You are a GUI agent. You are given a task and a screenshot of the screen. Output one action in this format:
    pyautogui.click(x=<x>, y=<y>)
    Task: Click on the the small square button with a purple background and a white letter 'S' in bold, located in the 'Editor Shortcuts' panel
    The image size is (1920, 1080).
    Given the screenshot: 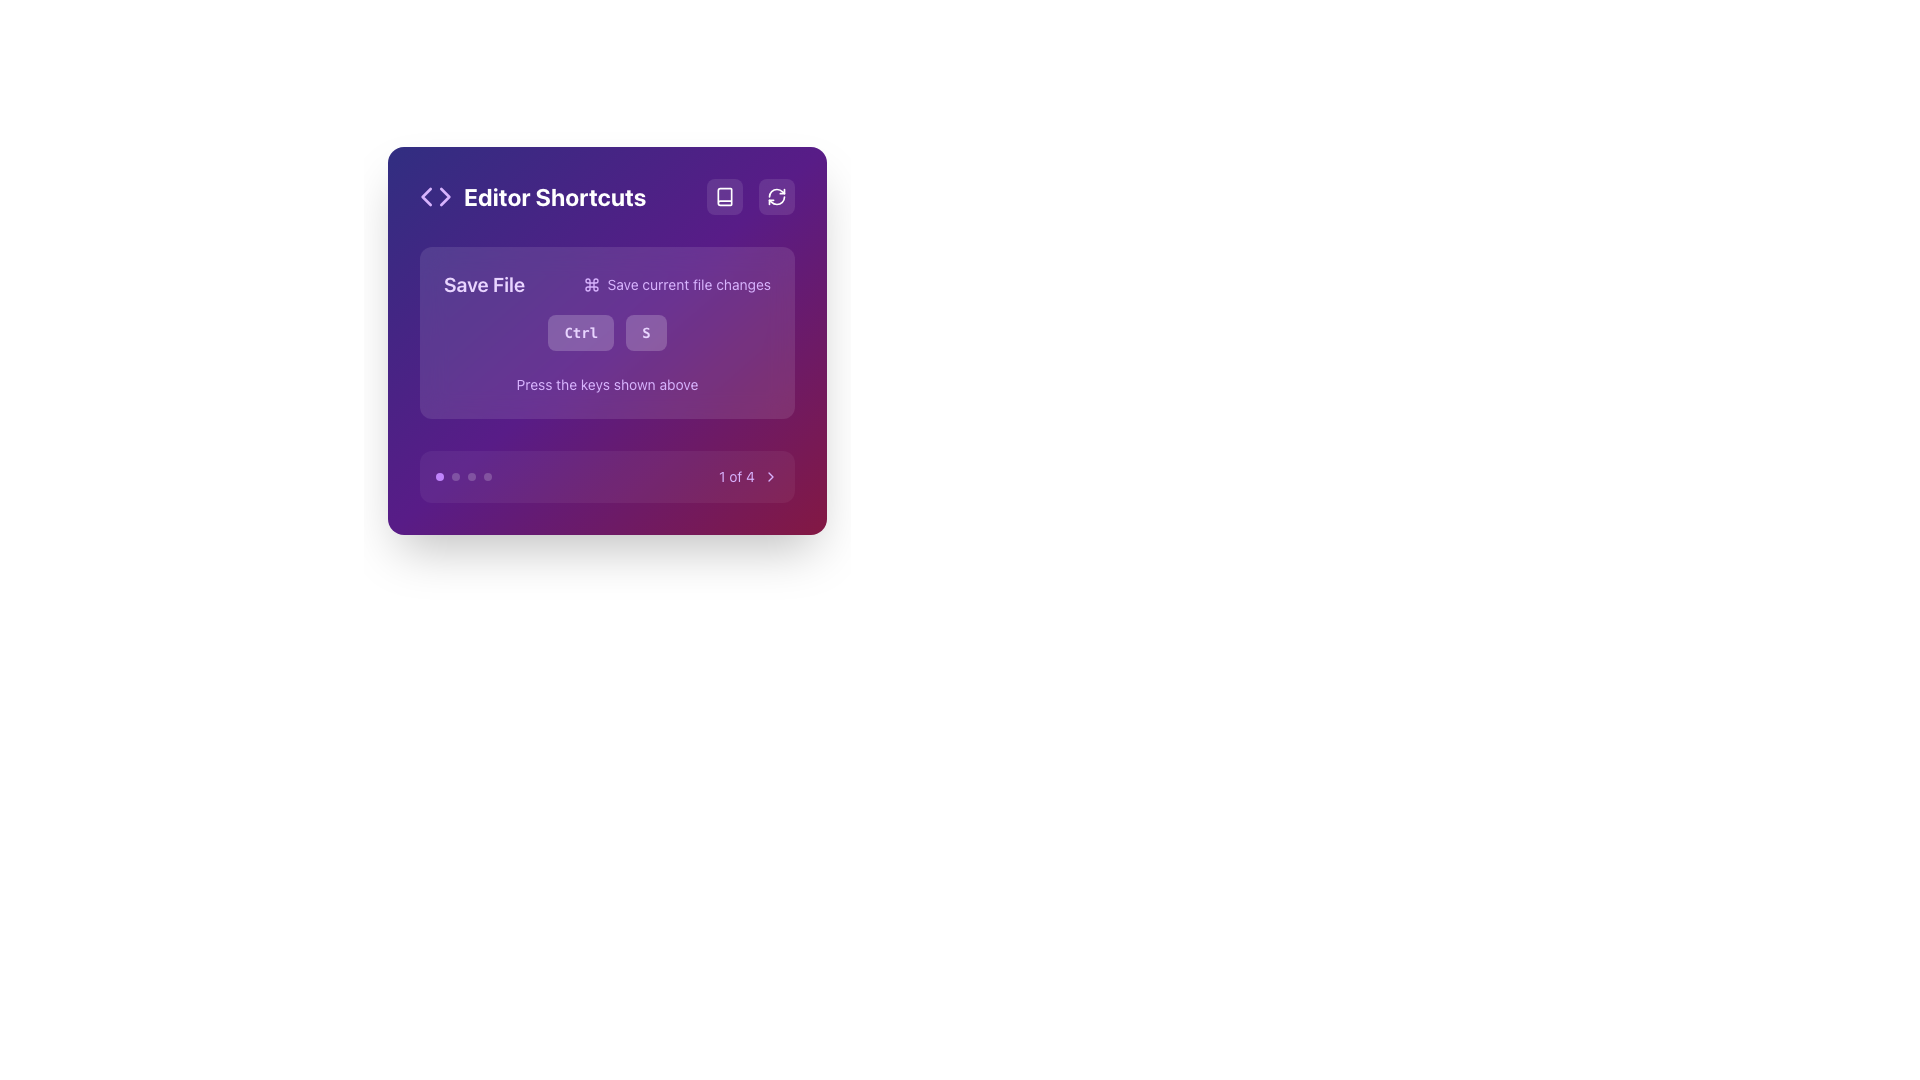 What is the action you would take?
    pyautogui.click(x=646, y=331)
    